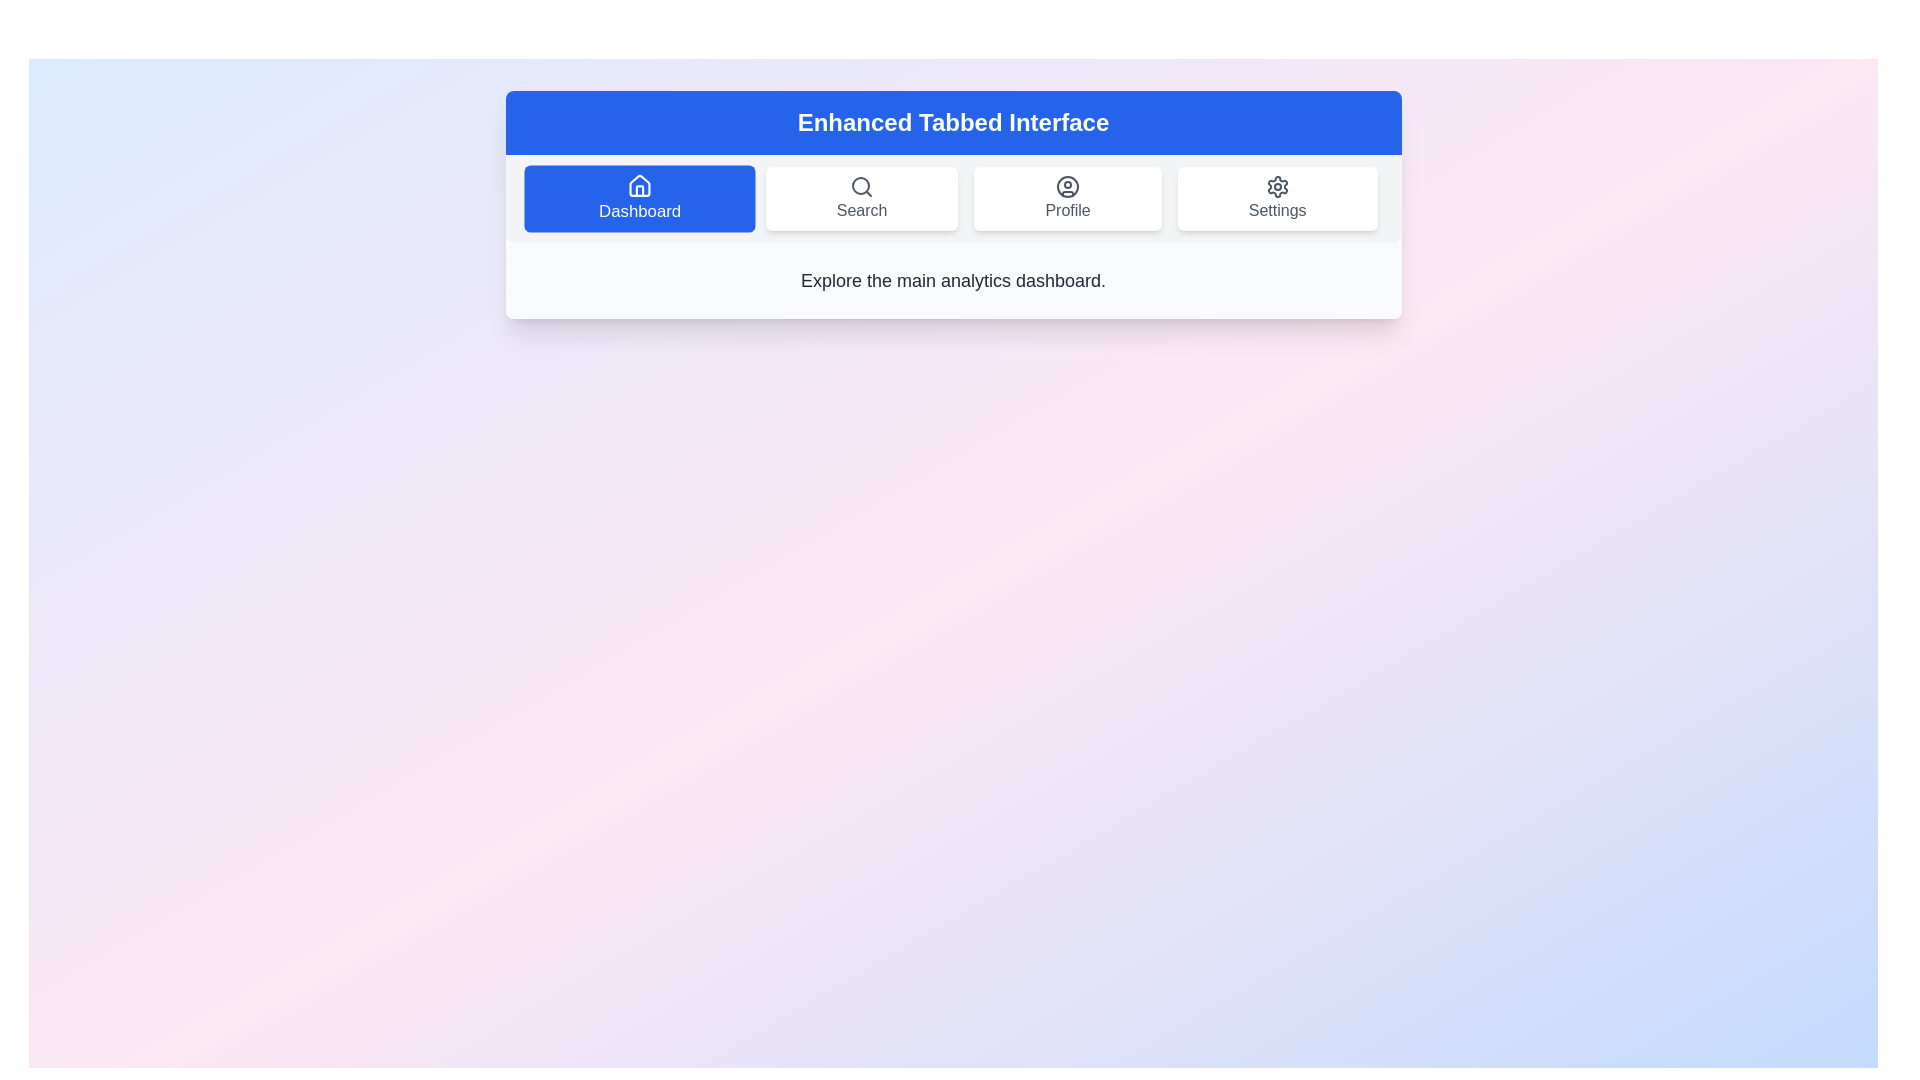 The image size is (1920, 1080). I want to click on the user profile icon located in the 'Profile' tab, which is centered above the 'Profile' text in the horizontal navigation bar, so click(1067, 186).